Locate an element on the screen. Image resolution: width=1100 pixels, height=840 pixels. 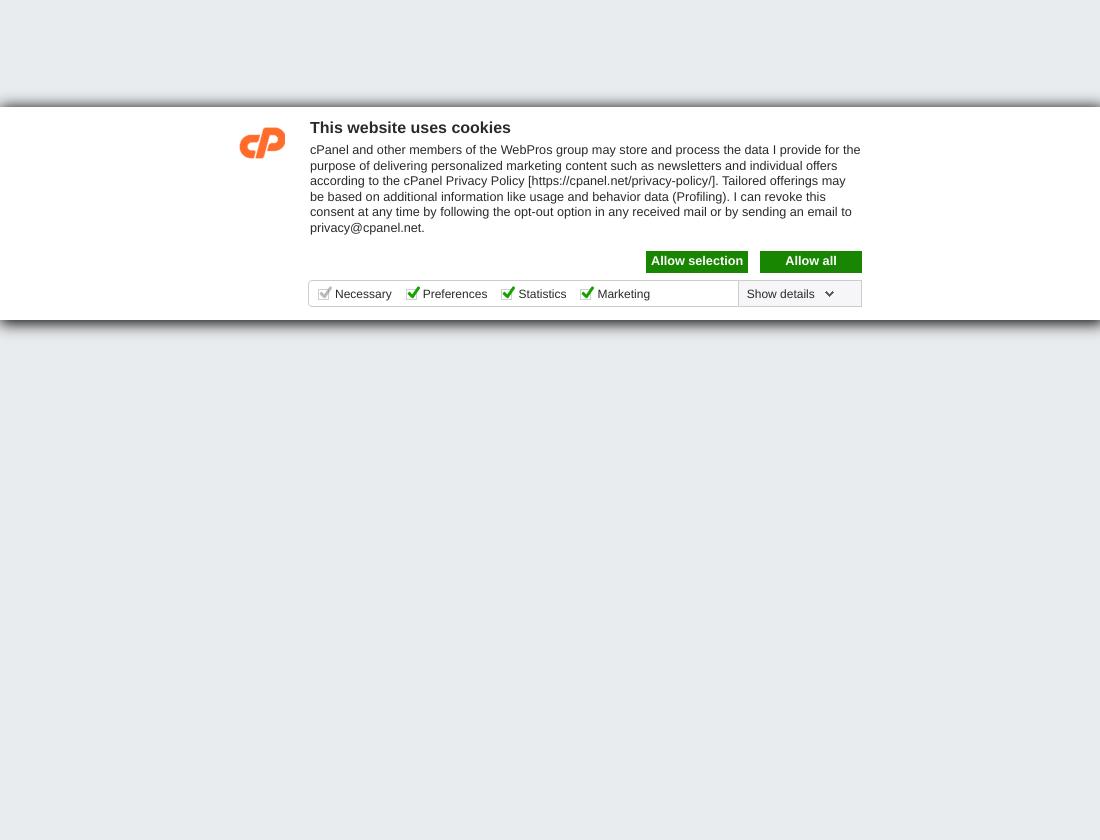
'cPanel, WebHost Manager and WHM are registered trademarks of cPanel, L.L.C. for providing its computer
software that facilitates the management and configuration of Internet web servers.' is located at coordinates (19, 776).